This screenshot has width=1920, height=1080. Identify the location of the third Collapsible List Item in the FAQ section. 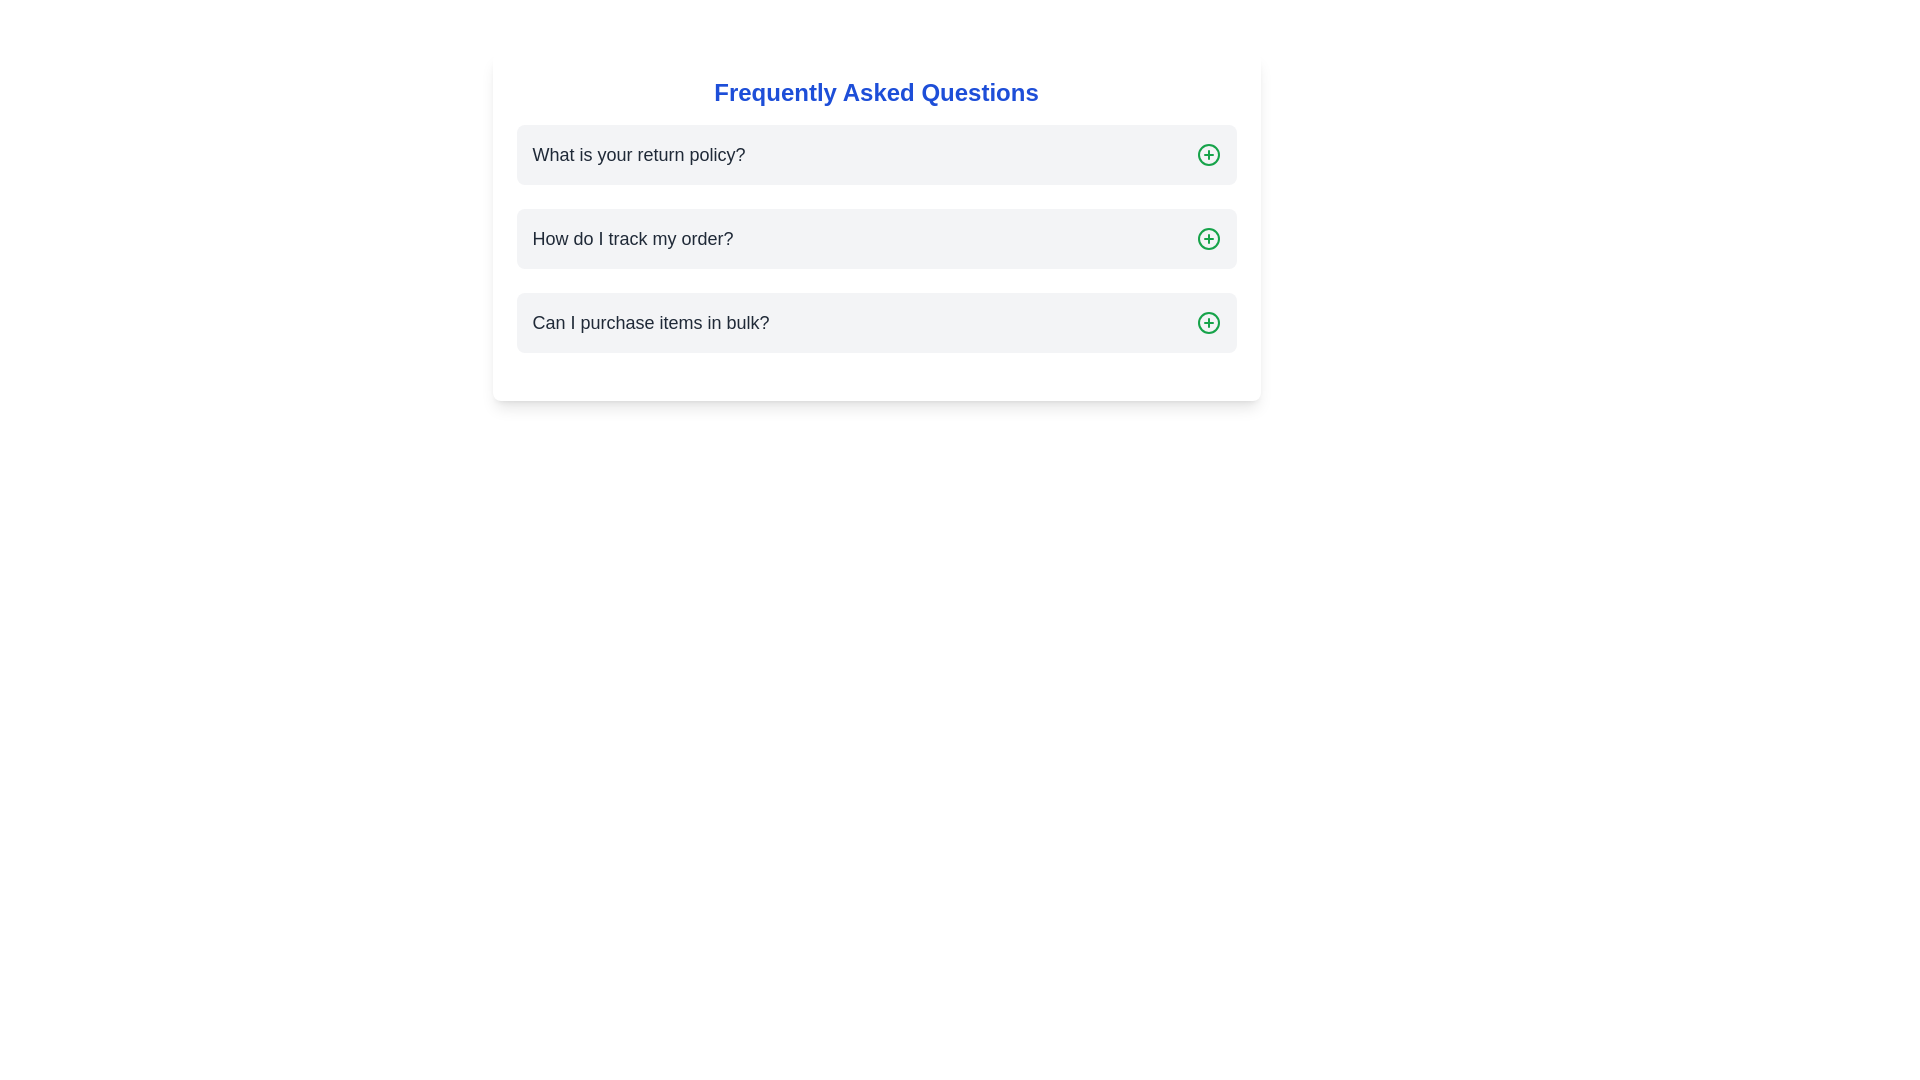
(876, 322).